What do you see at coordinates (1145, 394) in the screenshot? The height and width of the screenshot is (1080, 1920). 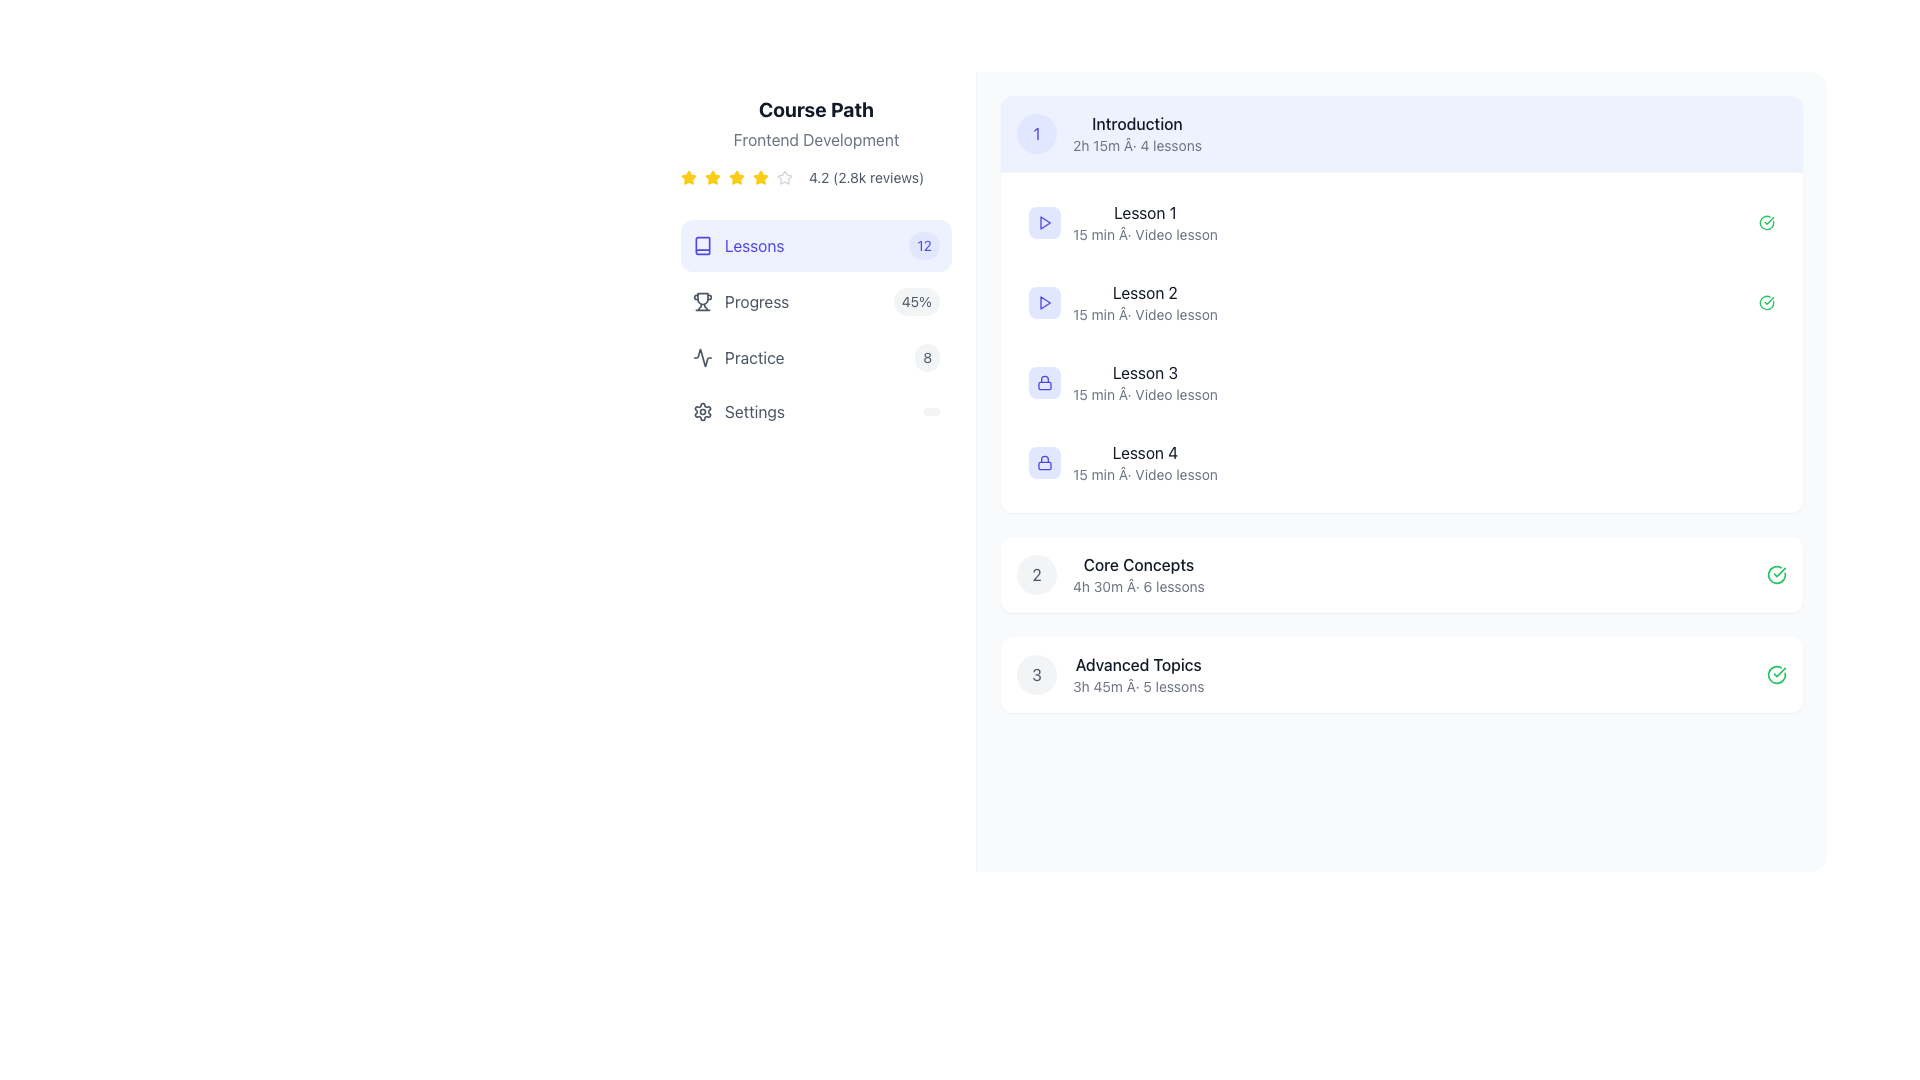 I see `the static text label that provides information about the lesson's duration and type, positioned beneath 'Lesson 3' in the lesson list, to potentially reveal more details` at bounding box center [1145, 394].